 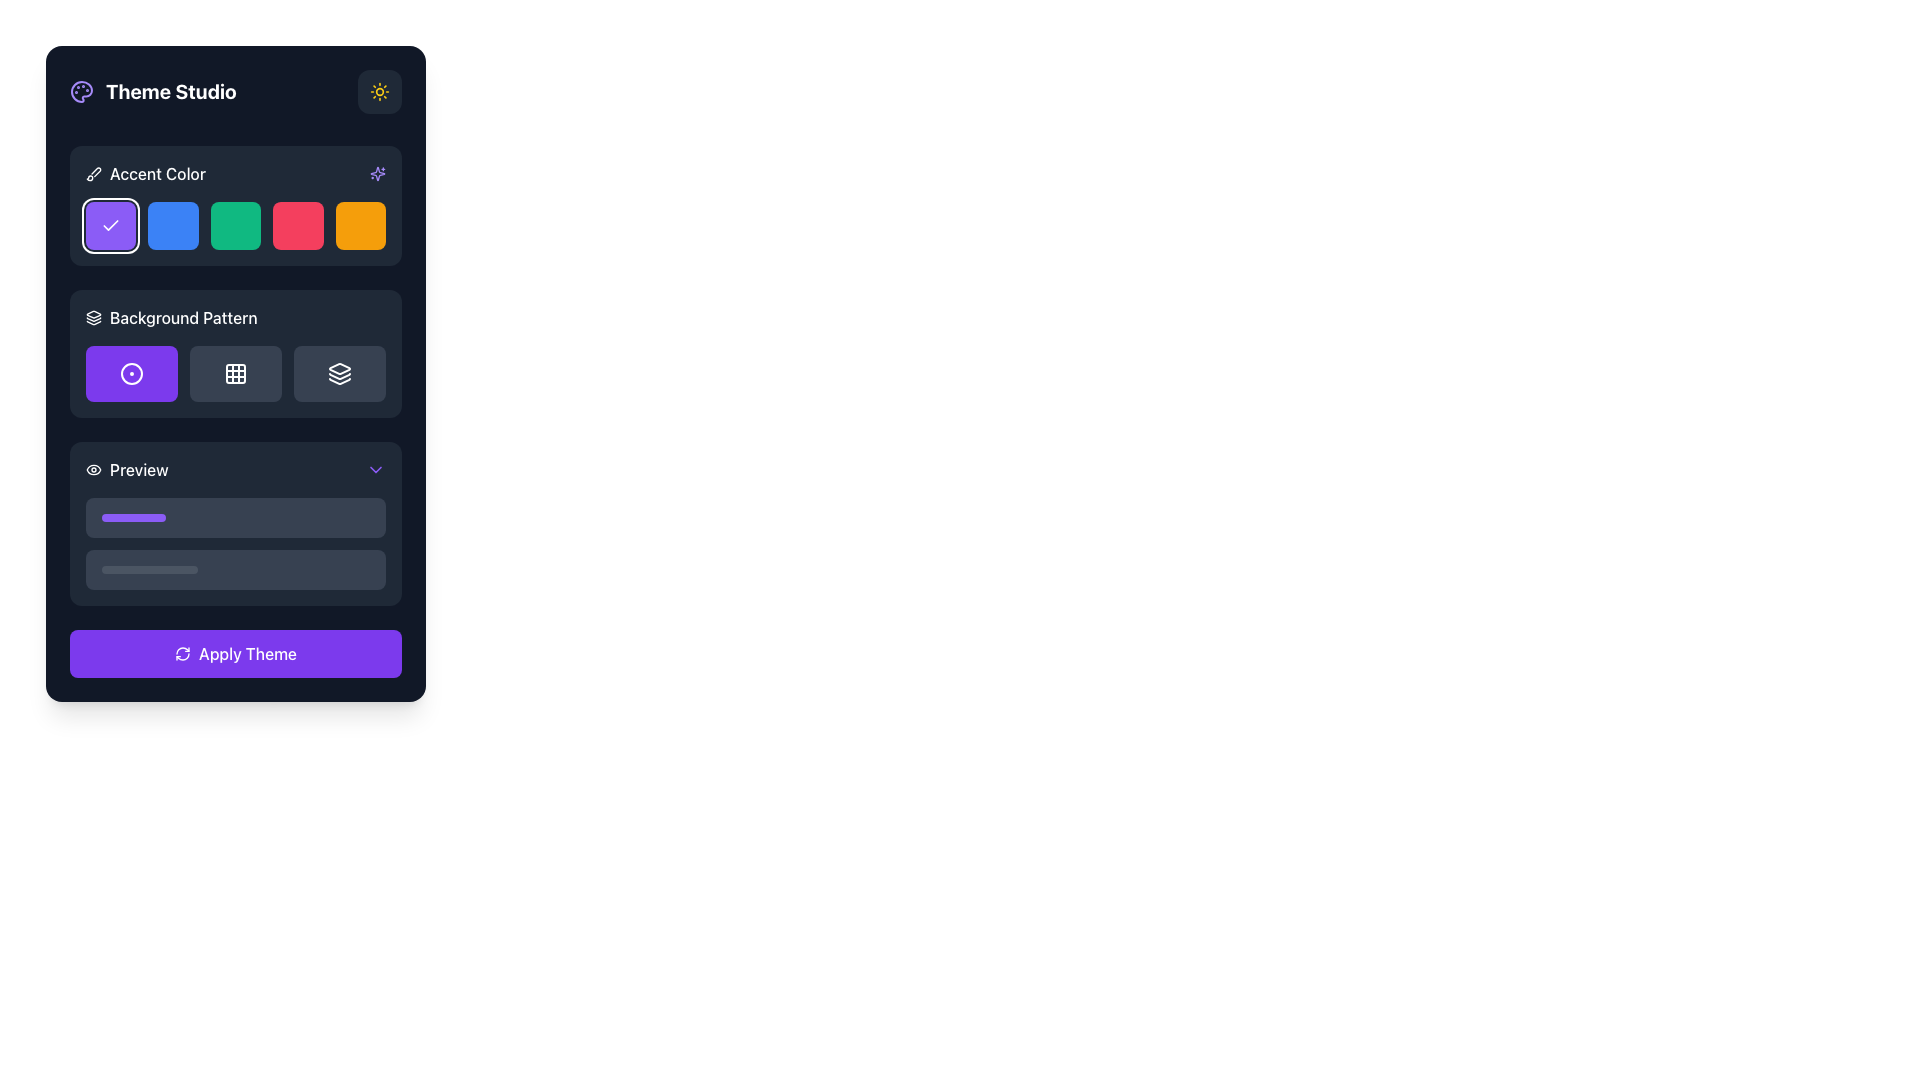 I want to click on the eye icon, so click(x=93, y=470).